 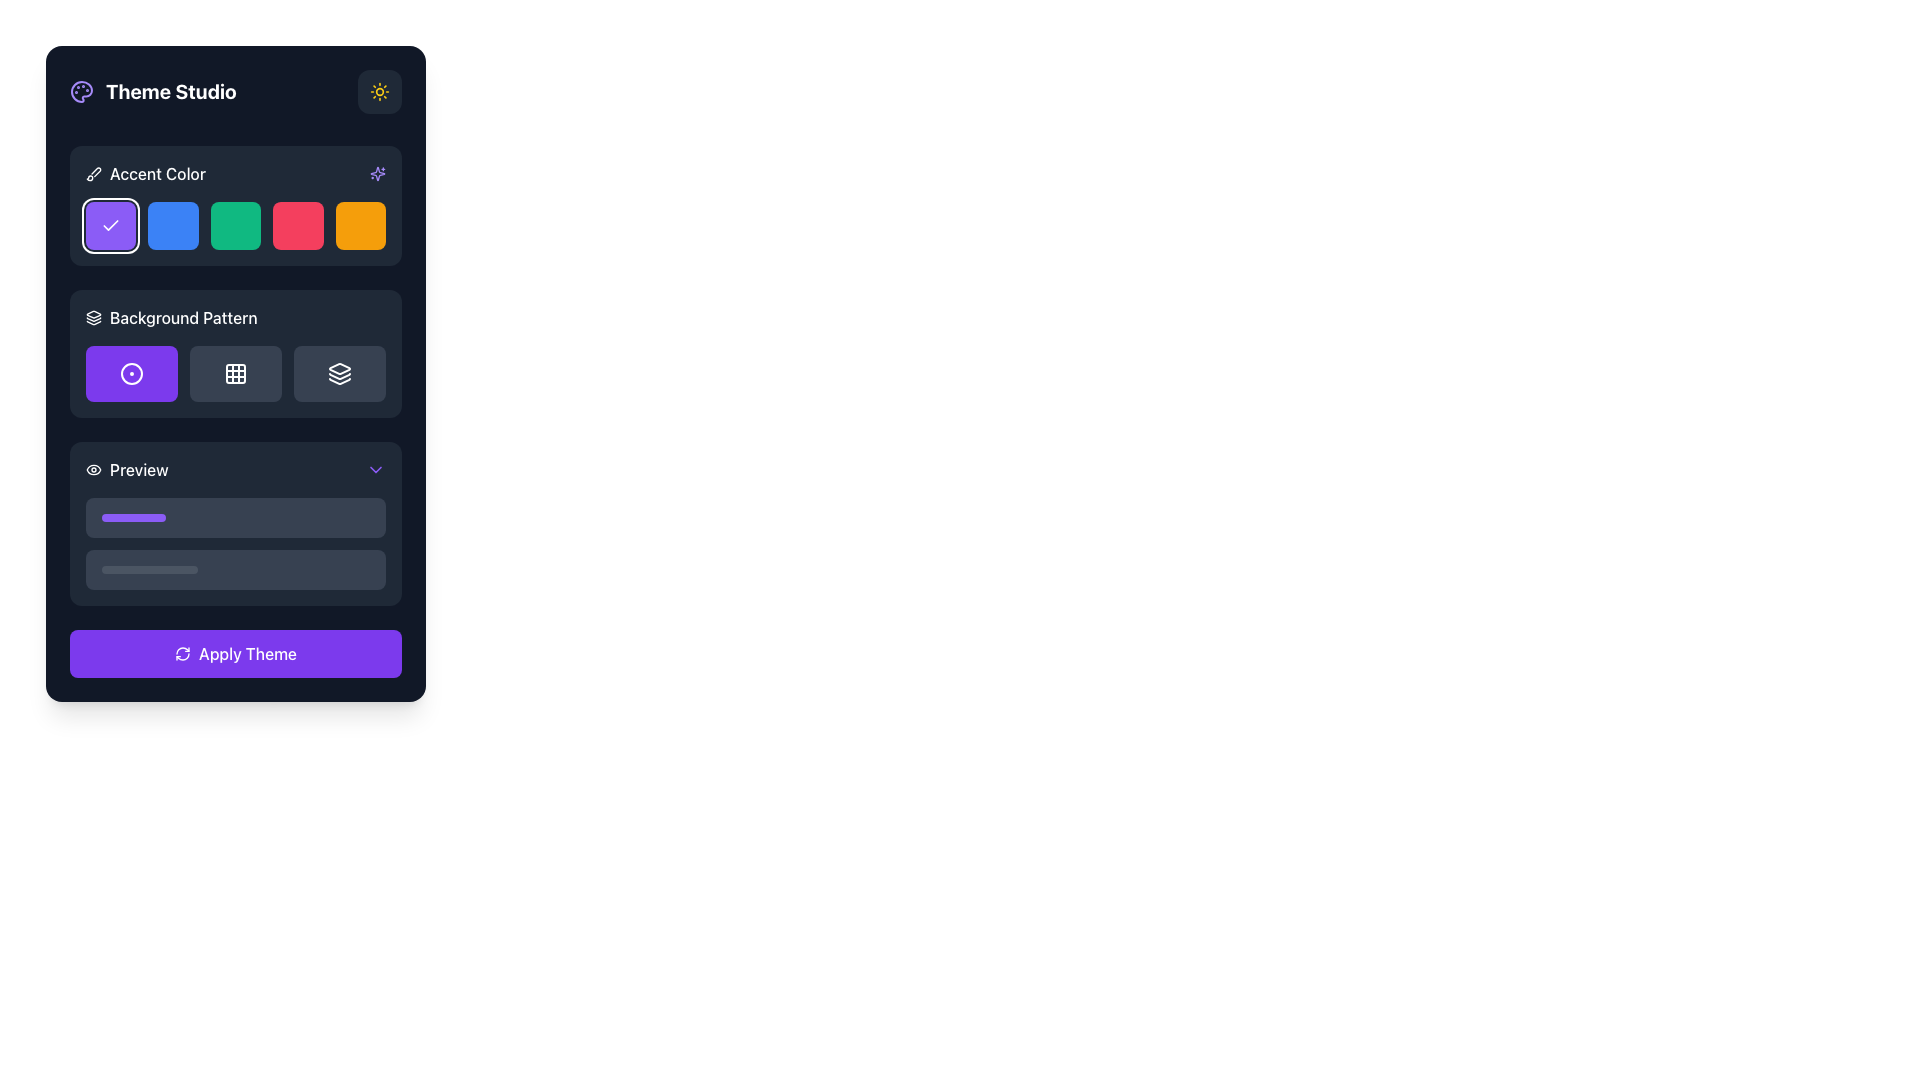 I want to click on the eye icon, so click(x=93, y=470).